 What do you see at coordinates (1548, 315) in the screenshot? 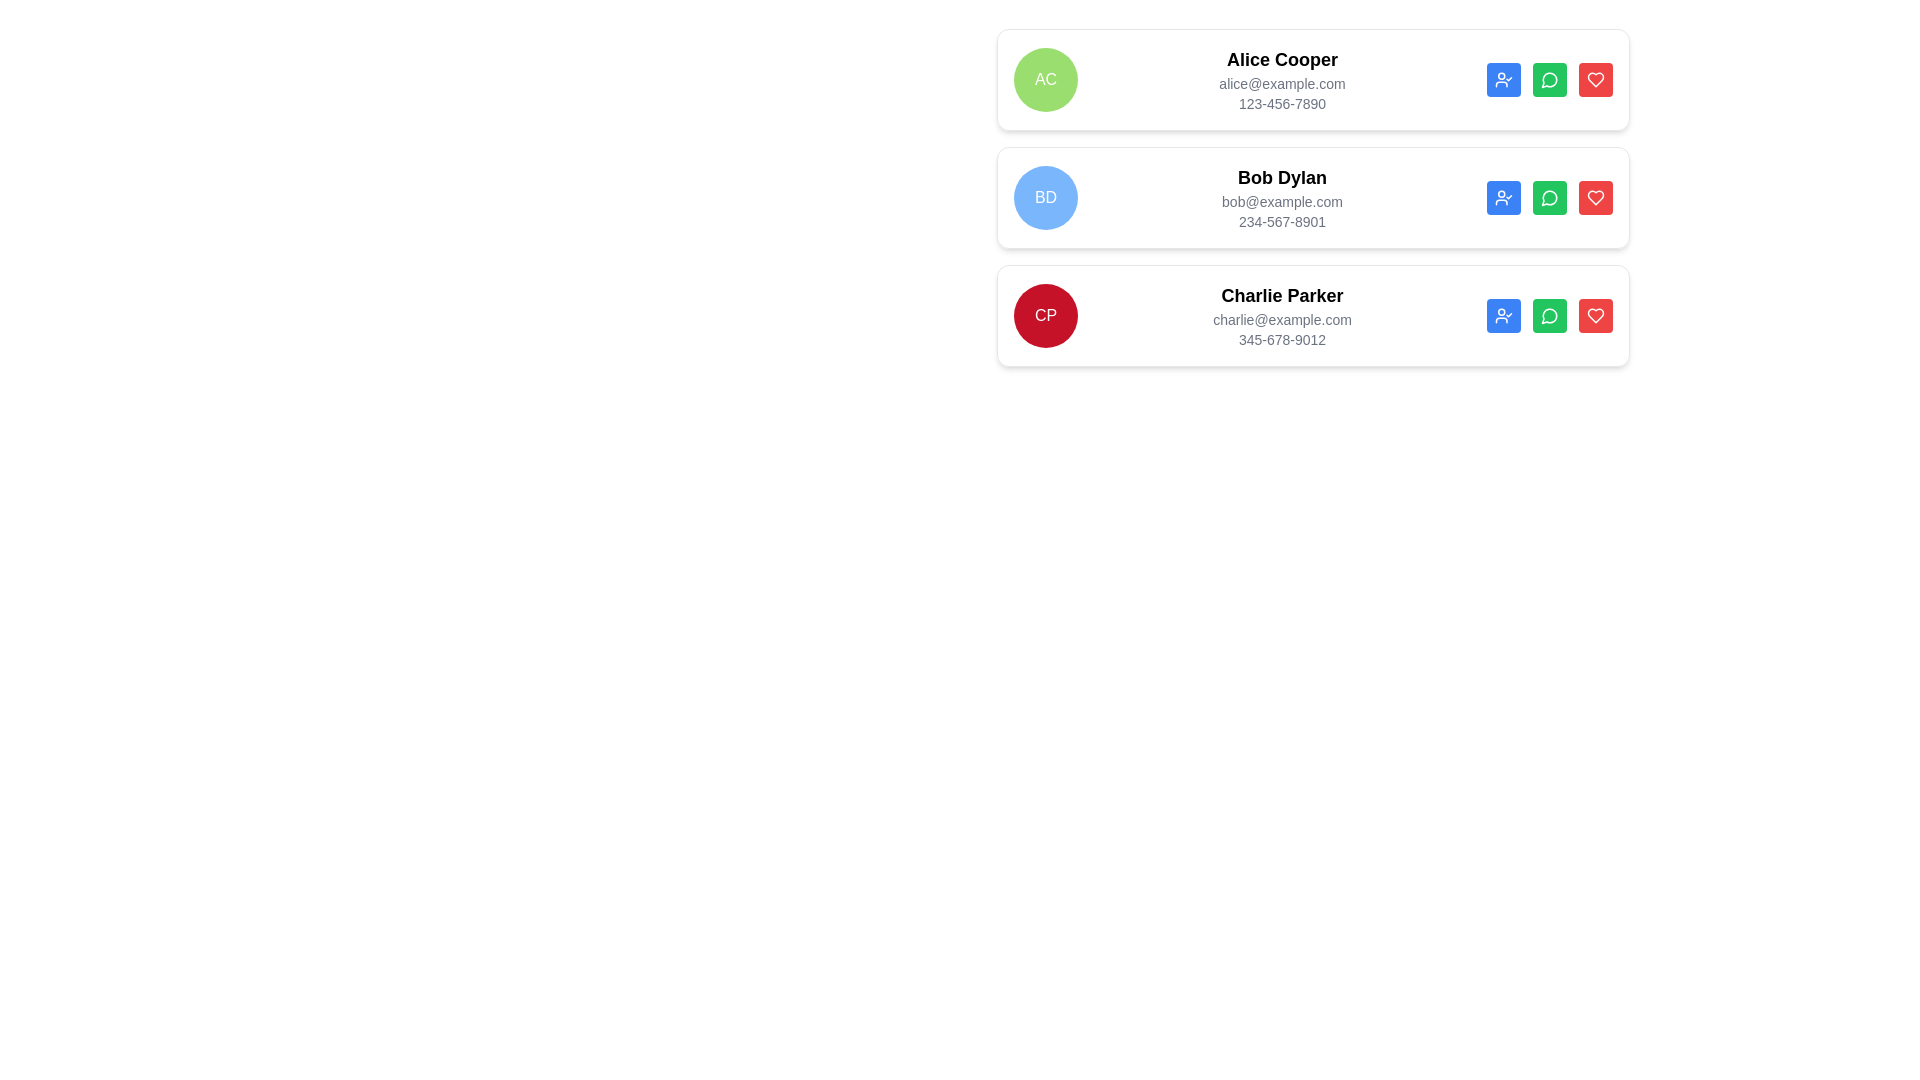
I see `the green circular icon with a speech bubble symbol to initiate a message, located in the middle of three action buttons associated with Alice Cooper` at bounding box center [1548, 315].